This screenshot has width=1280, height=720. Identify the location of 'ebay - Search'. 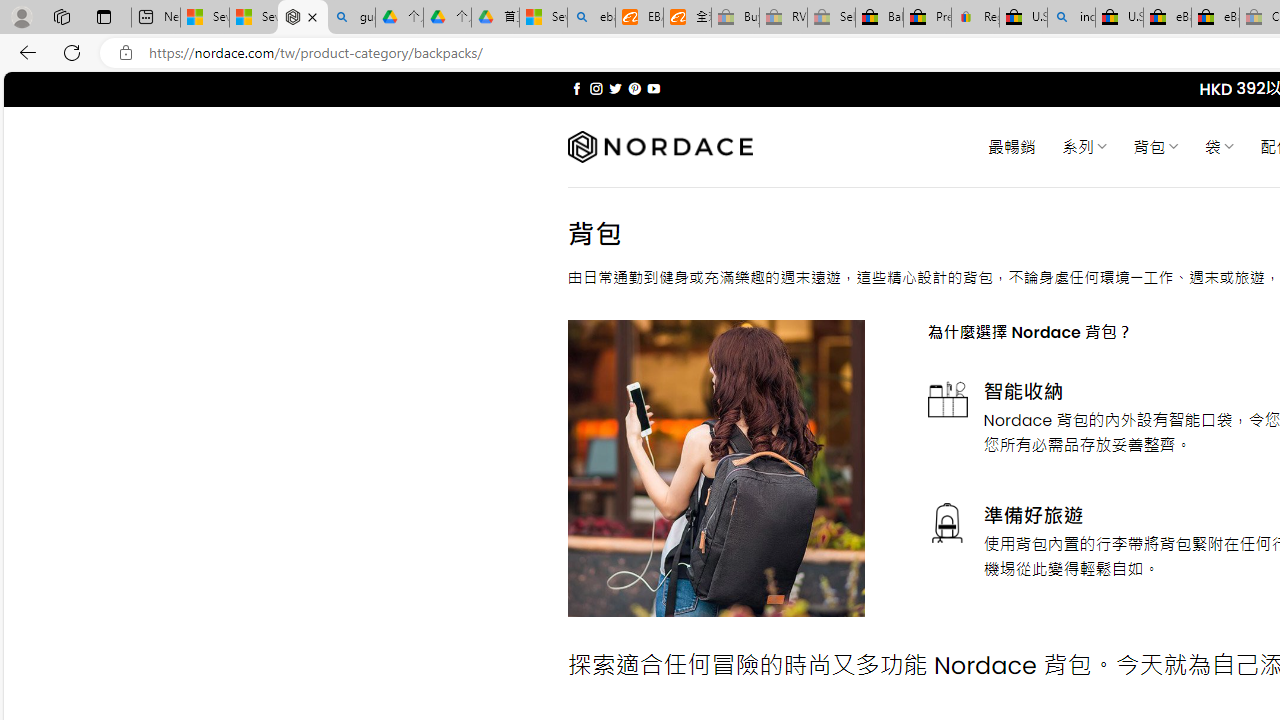
(591, 17).